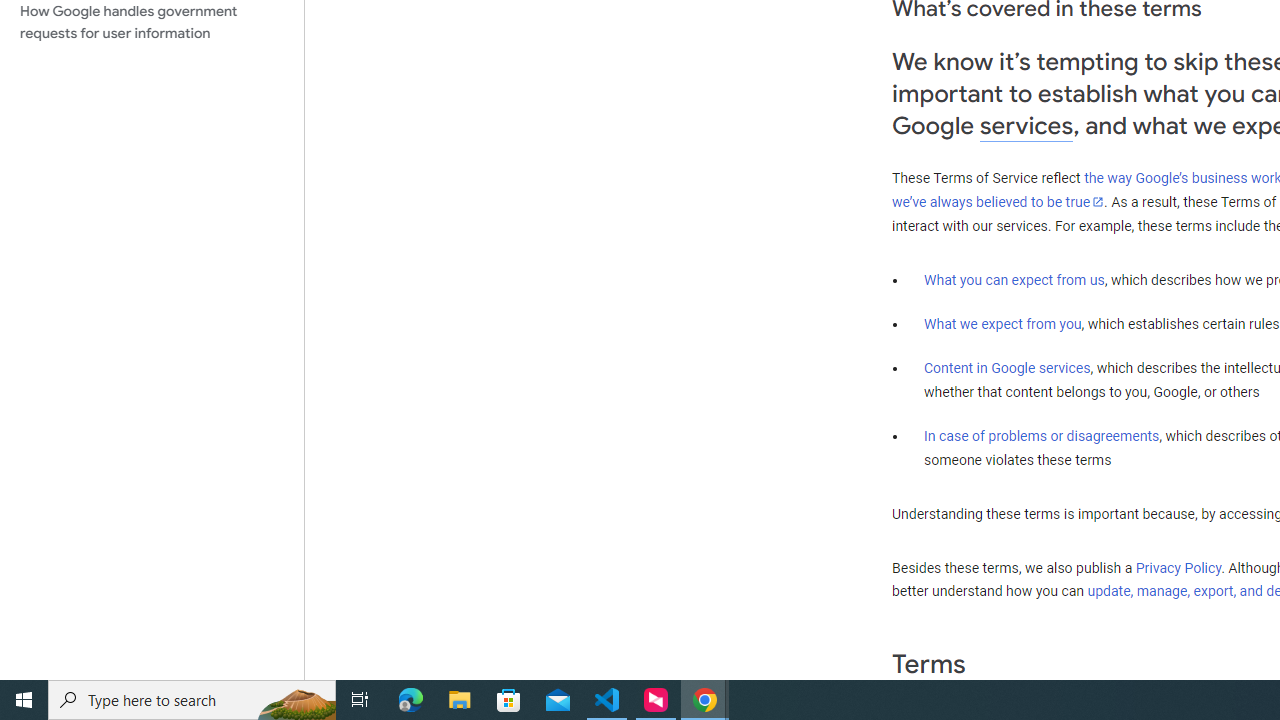 This screenshot has height=720, width=1280. Describe the element at coordinates (1040, 434) in the screenshot. I see `'In case of problems or disagreements'` at that location.